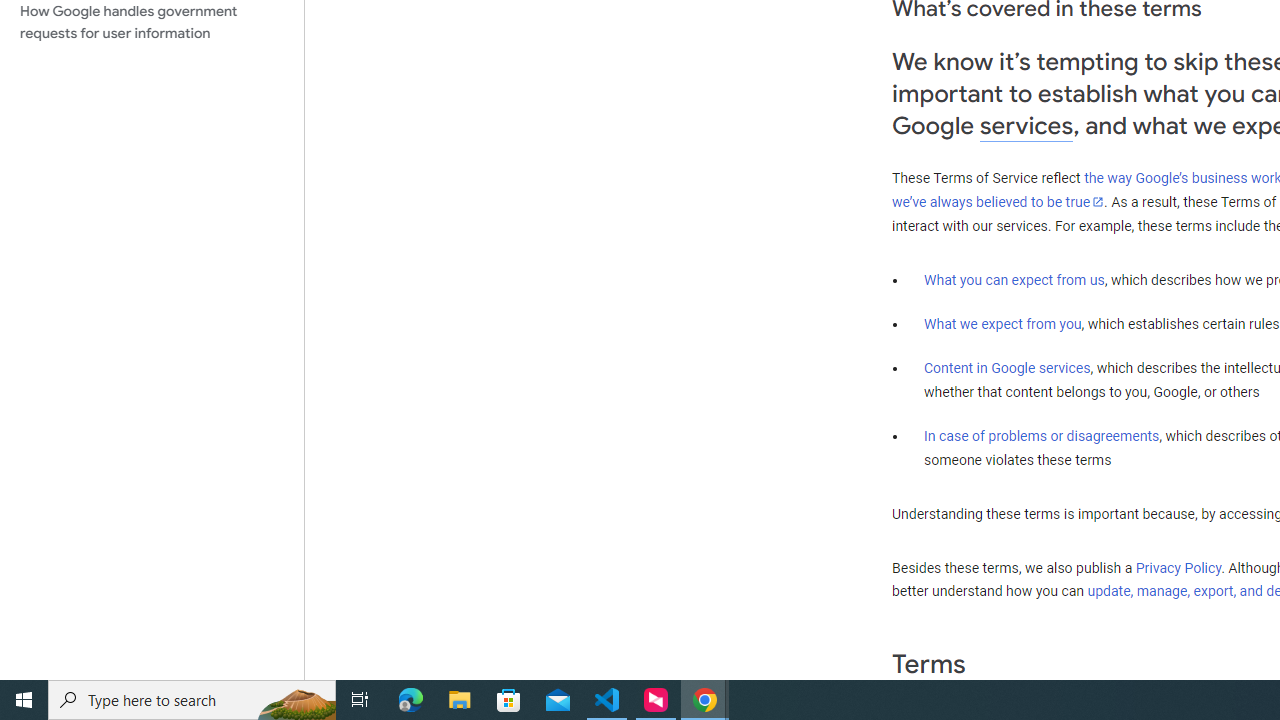 This screenshot has height=720, width=1280. Describe the element at coordinates (1040, 434) in the screenshot. I see `'In case of problems or disagreements'` at that location.